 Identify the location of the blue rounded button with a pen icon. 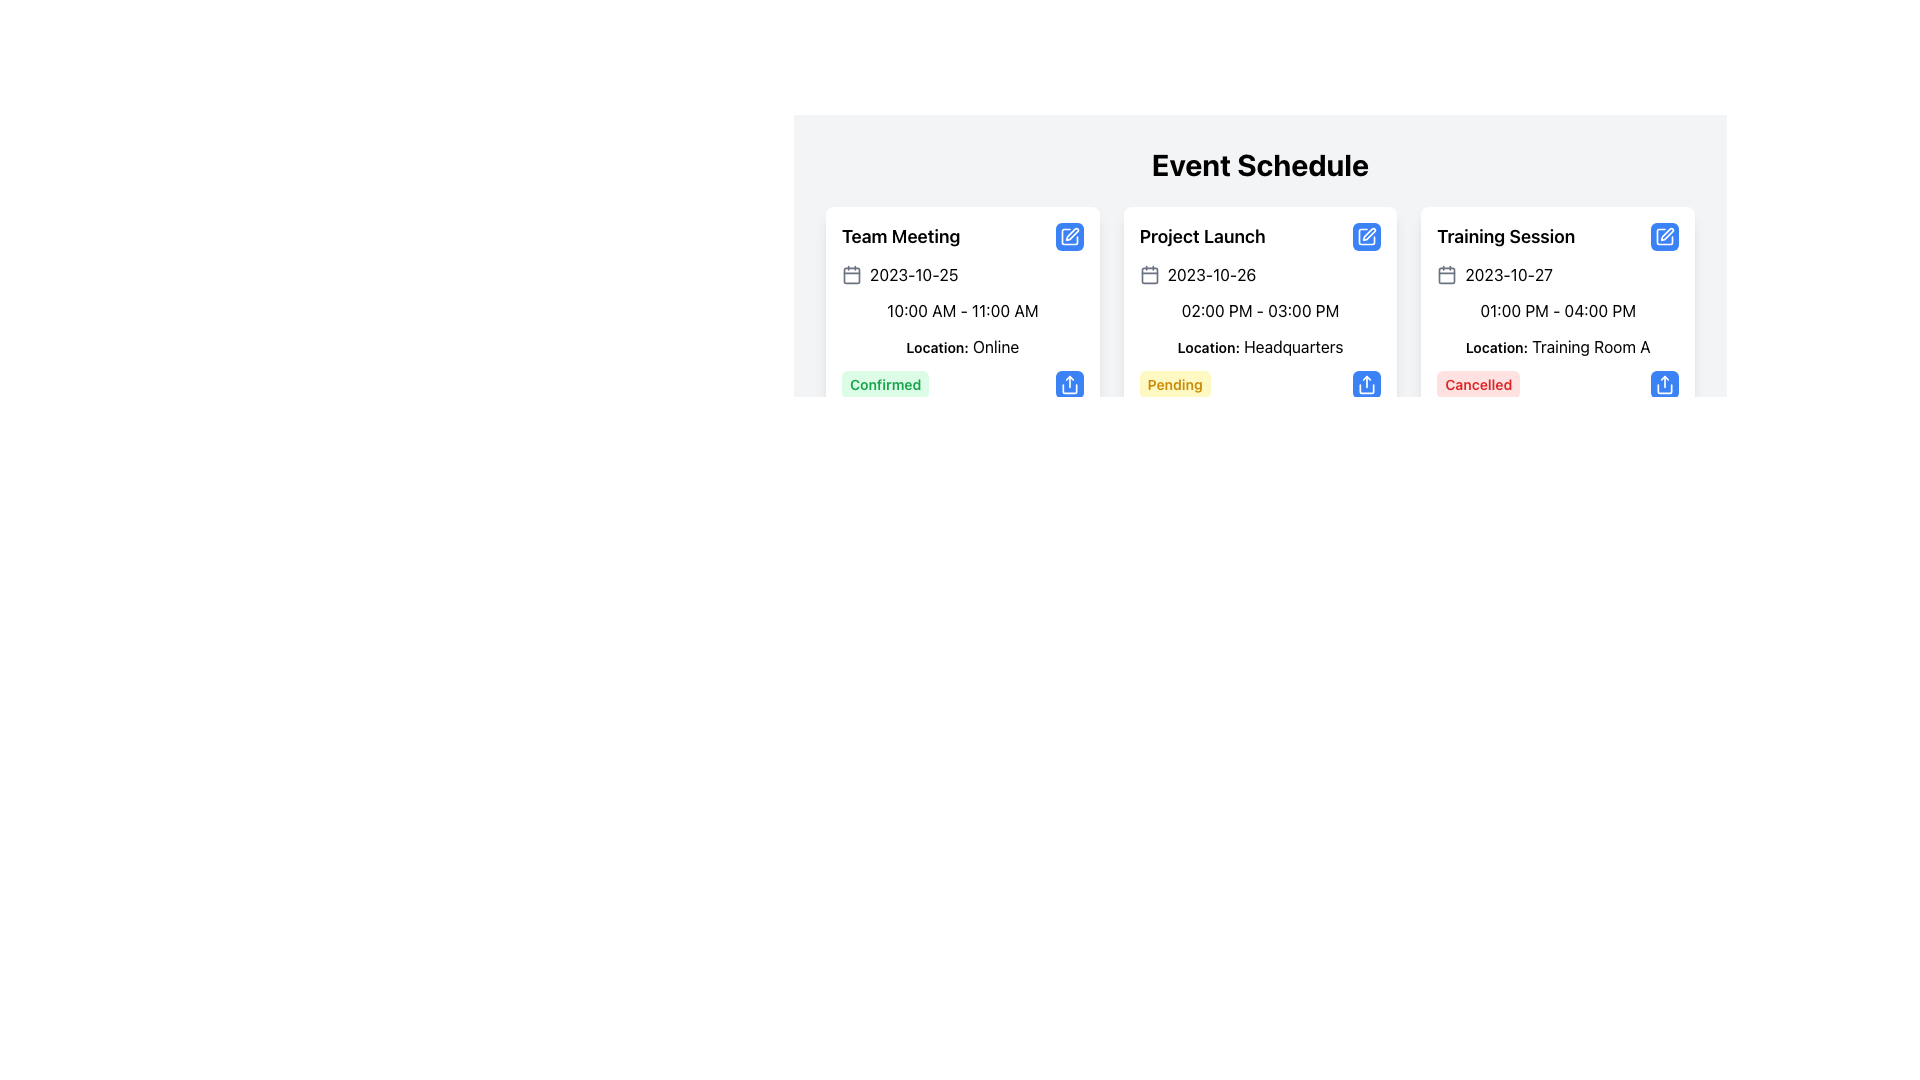
(1366, 235).